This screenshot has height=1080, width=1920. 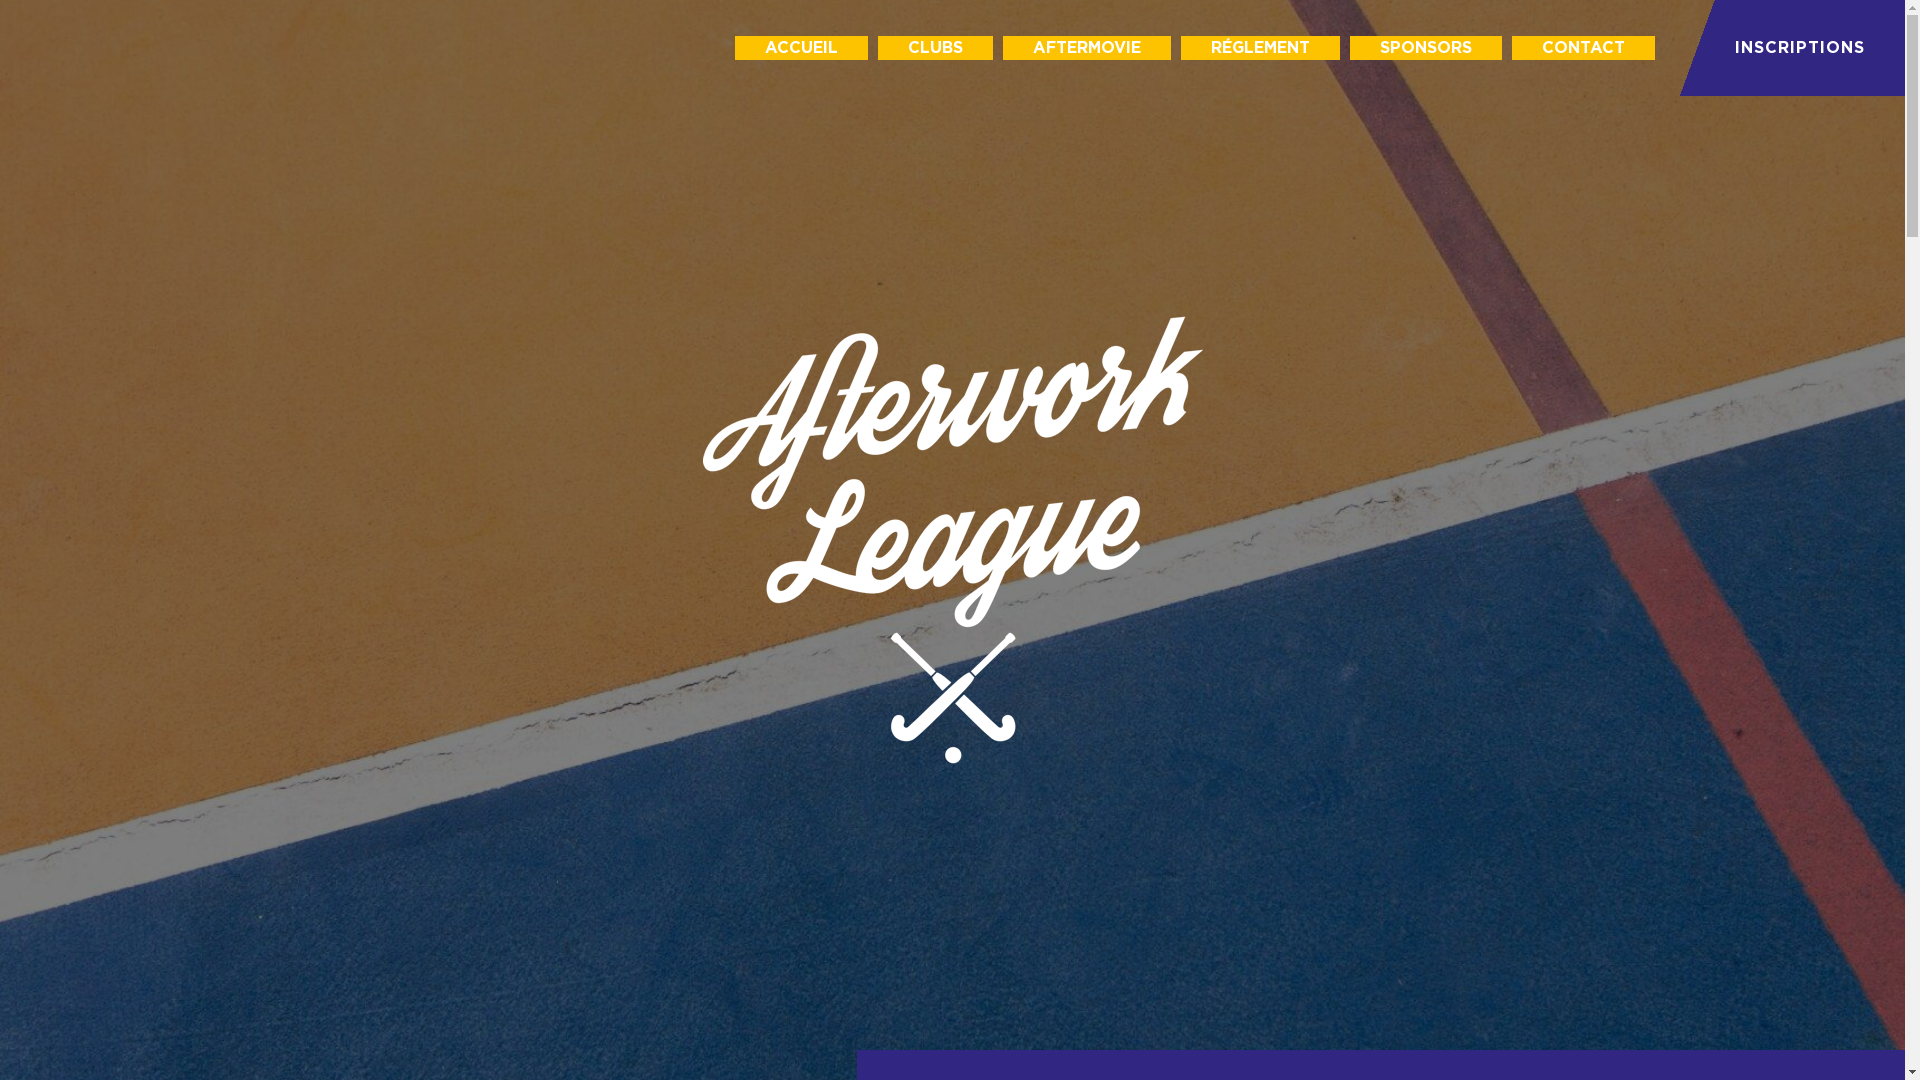 I want to click on 'INSCRIPTIONS', so click(x=1790, y=46).